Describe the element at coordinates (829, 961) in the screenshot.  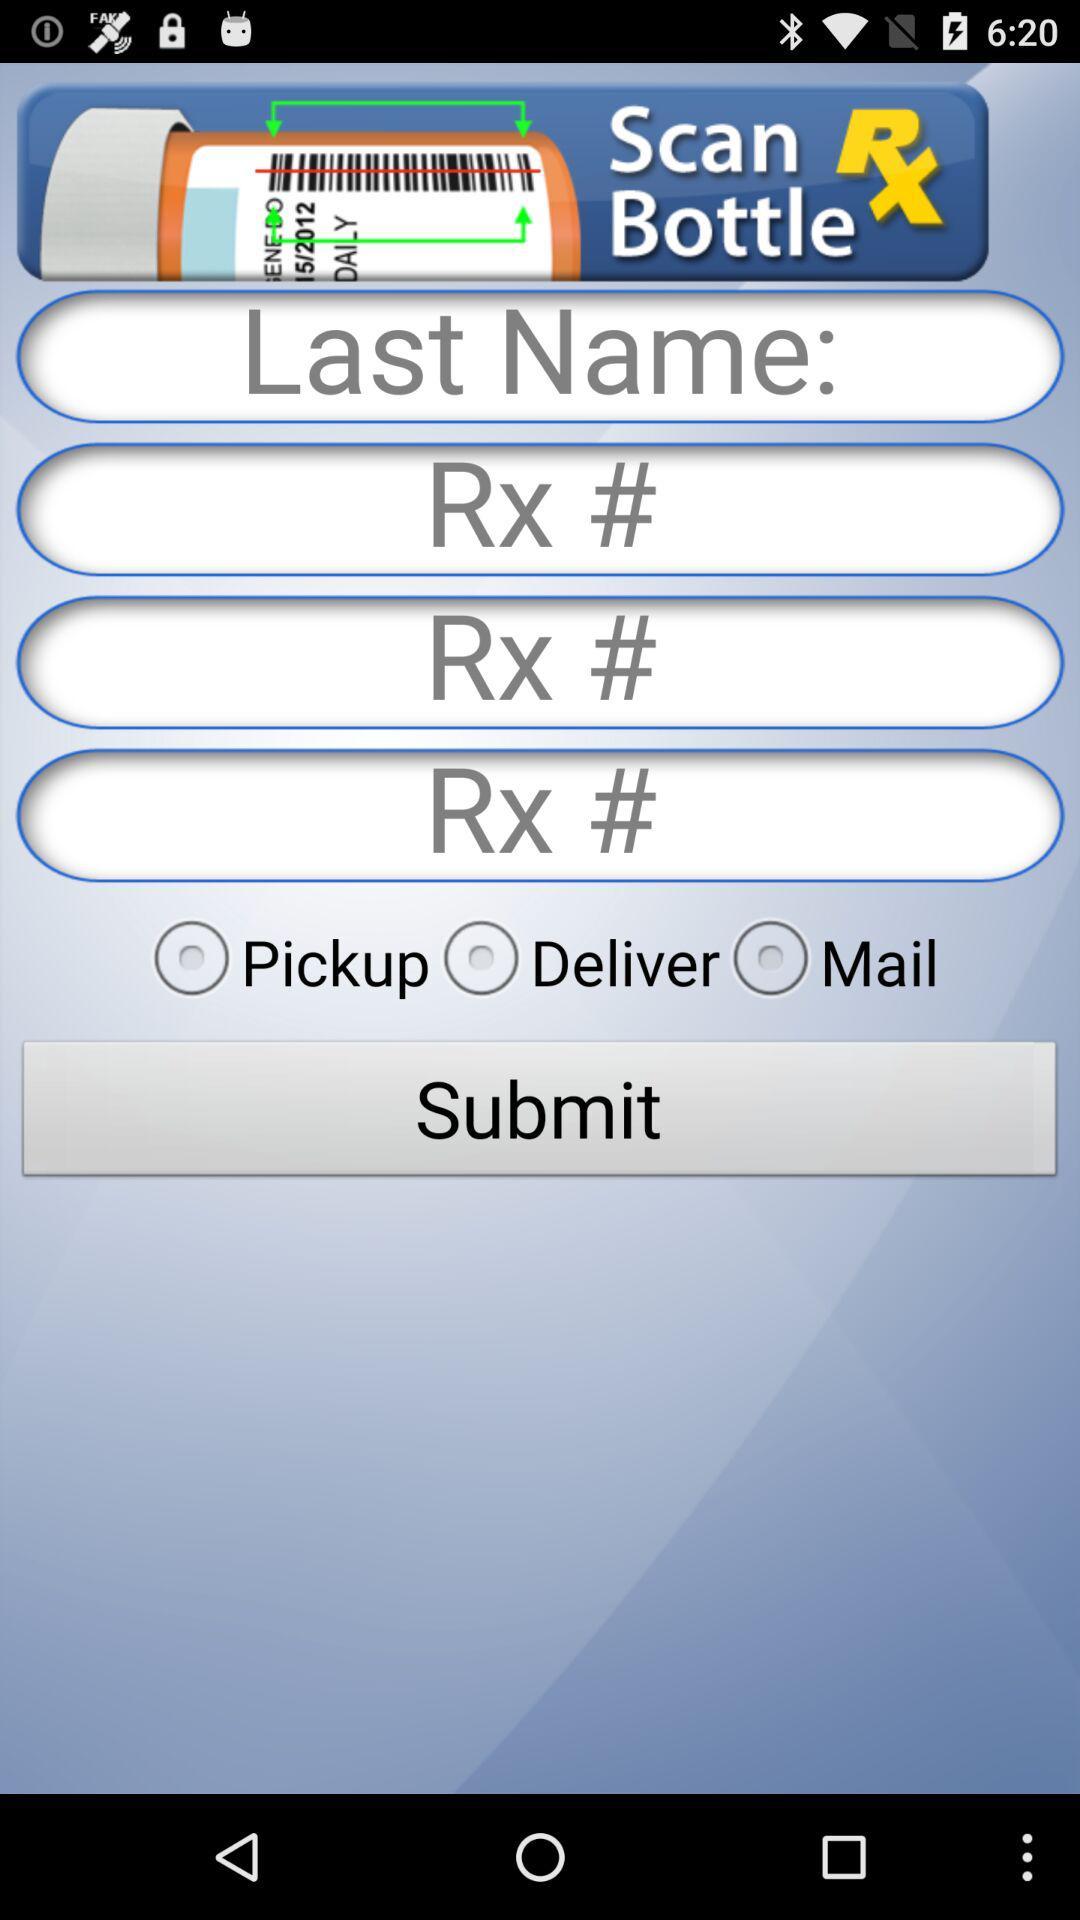
I see `the radio button to the right of the deliver item` at that location.